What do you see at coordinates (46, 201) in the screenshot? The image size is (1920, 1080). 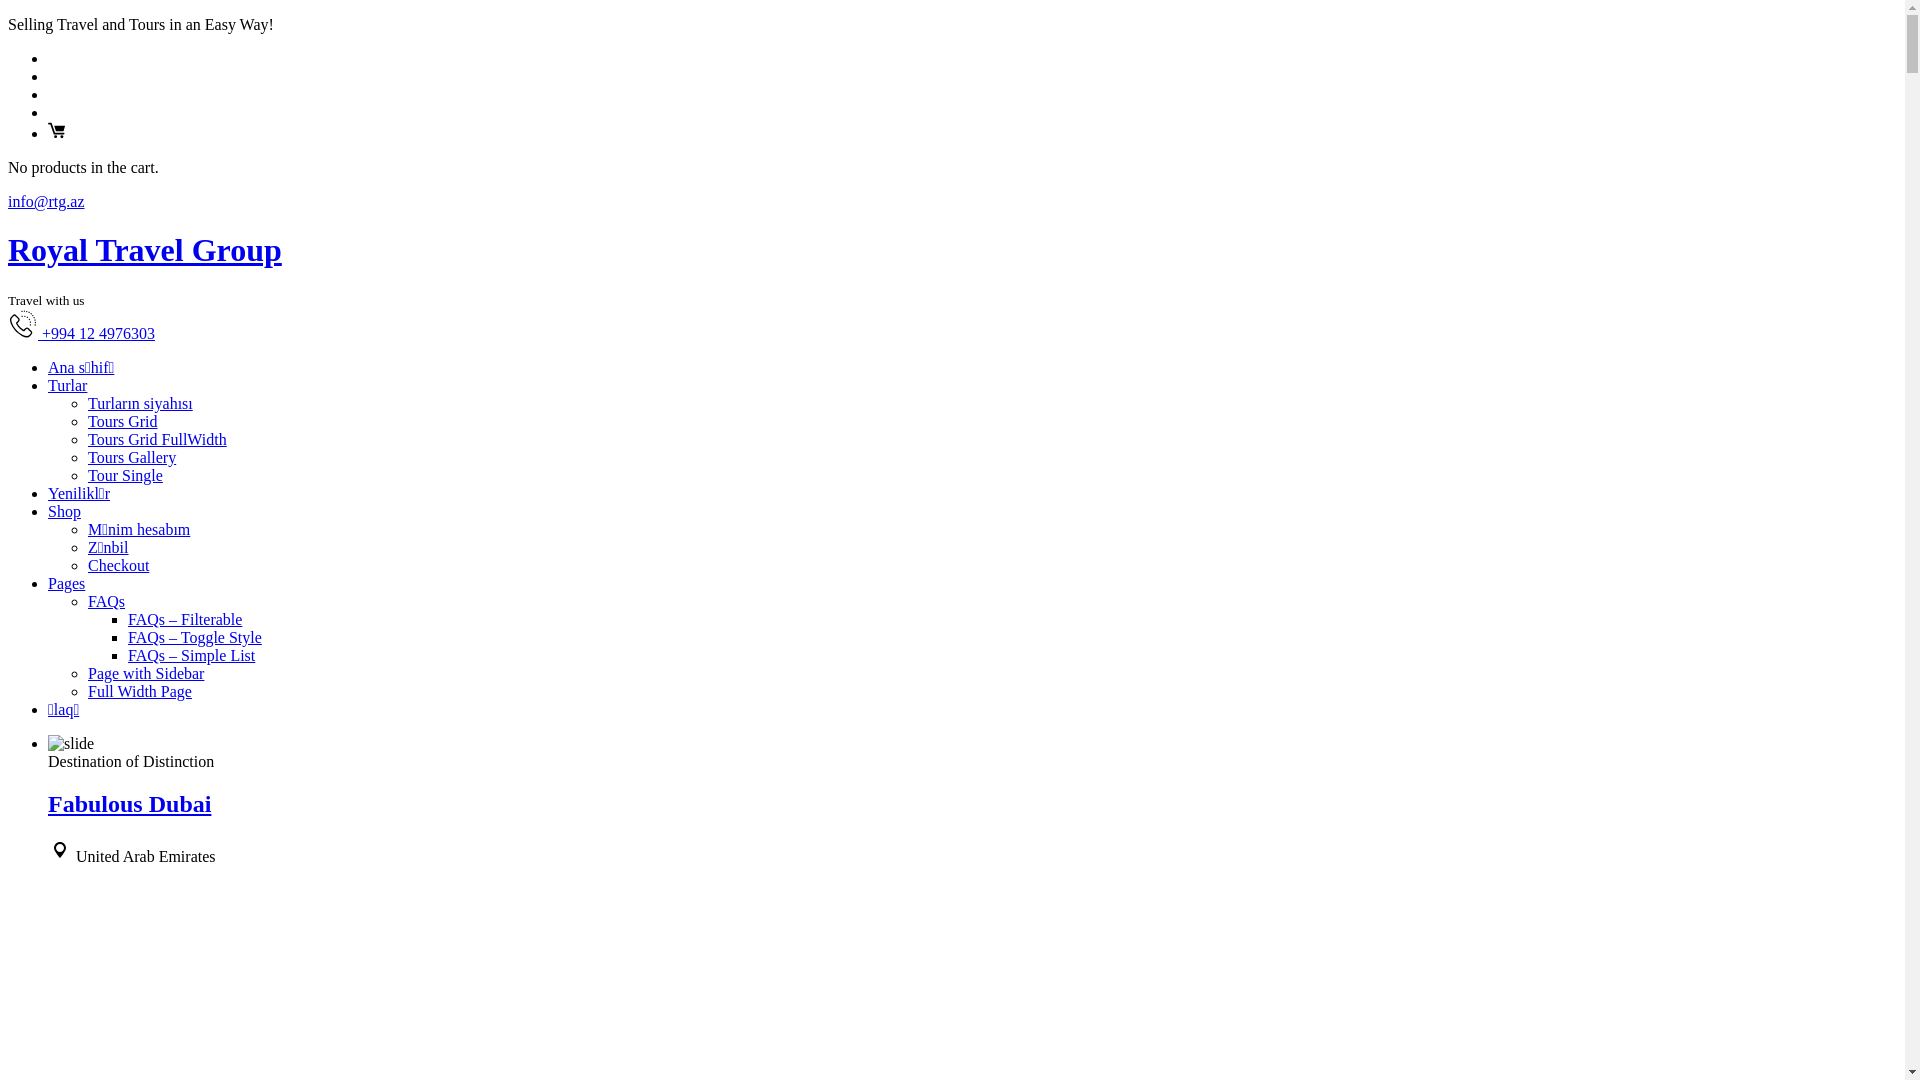 I see `'info@rtg.az'` at bounding box center [46, 201].